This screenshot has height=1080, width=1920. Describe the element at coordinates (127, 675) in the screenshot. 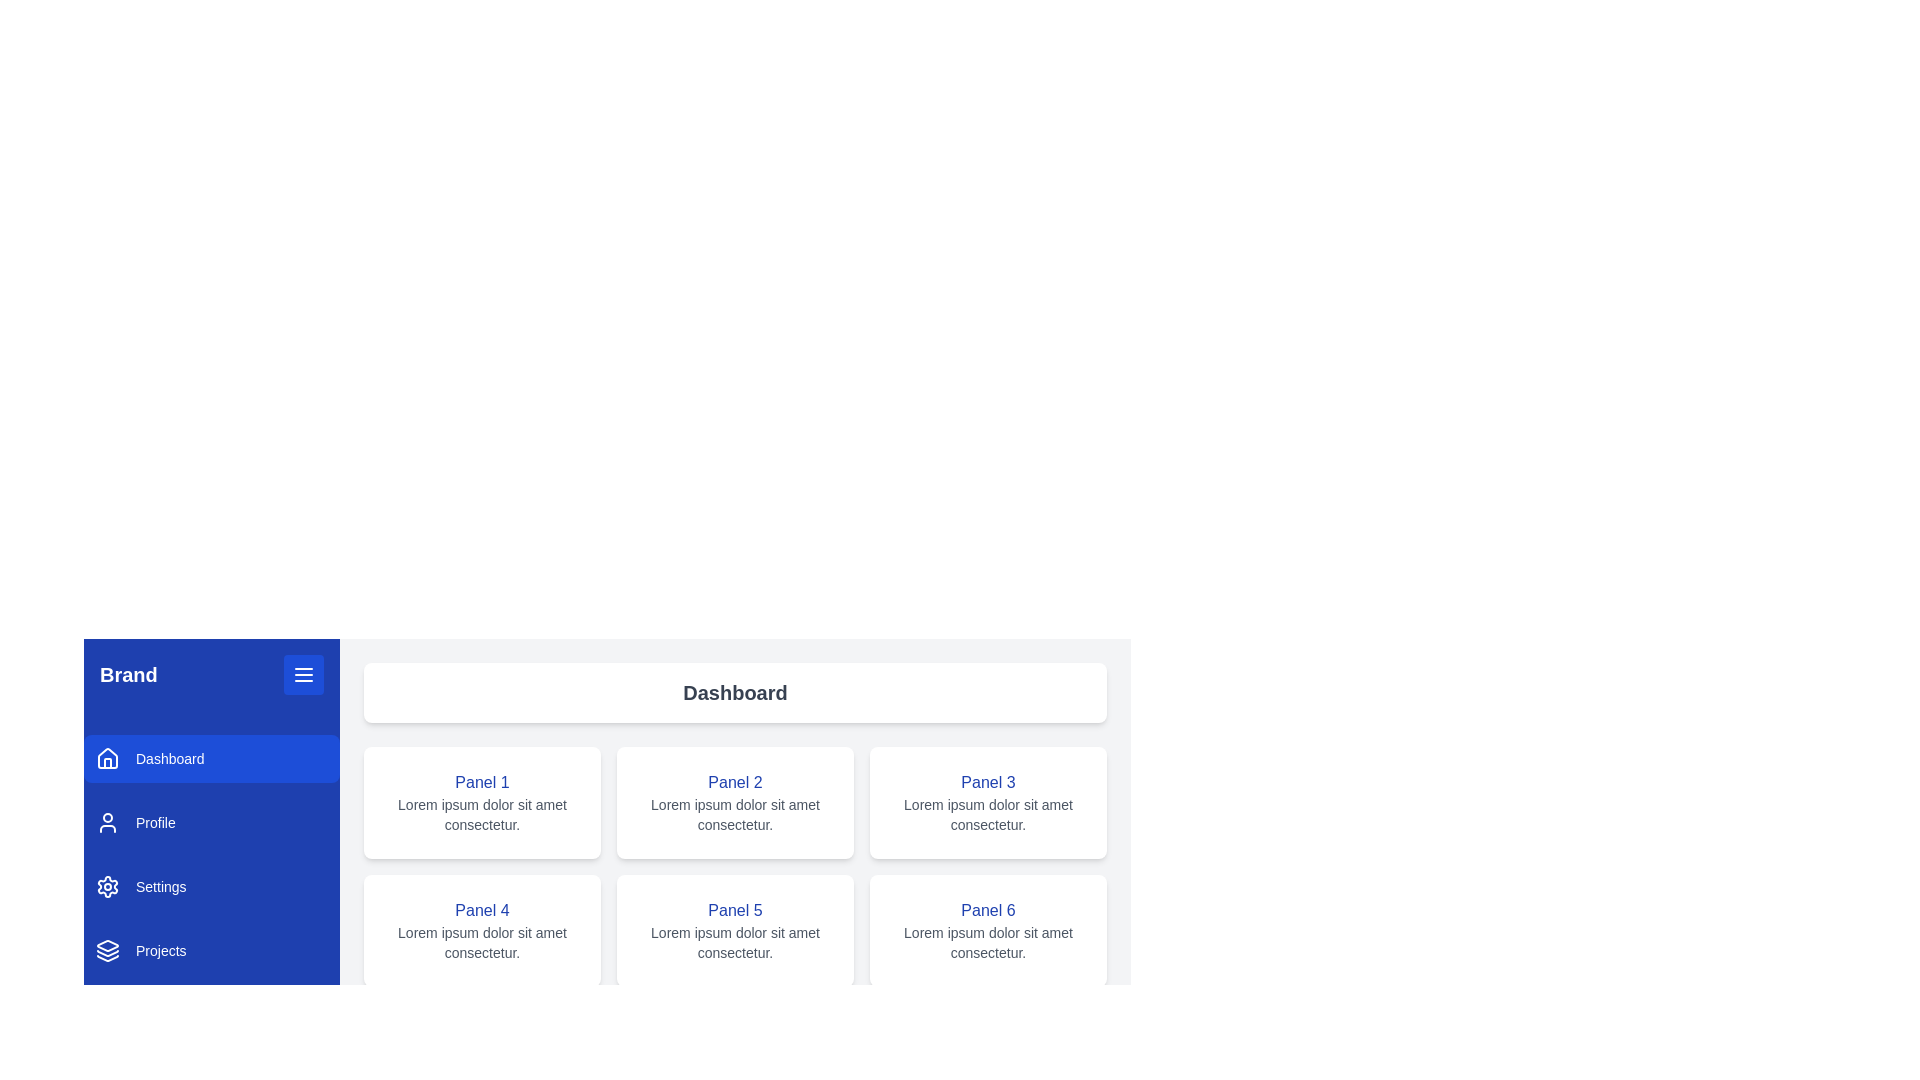

I see `or read the branding label text located at the top-left section of the sidebar, which is the leftmost element among its siblings` at that location.